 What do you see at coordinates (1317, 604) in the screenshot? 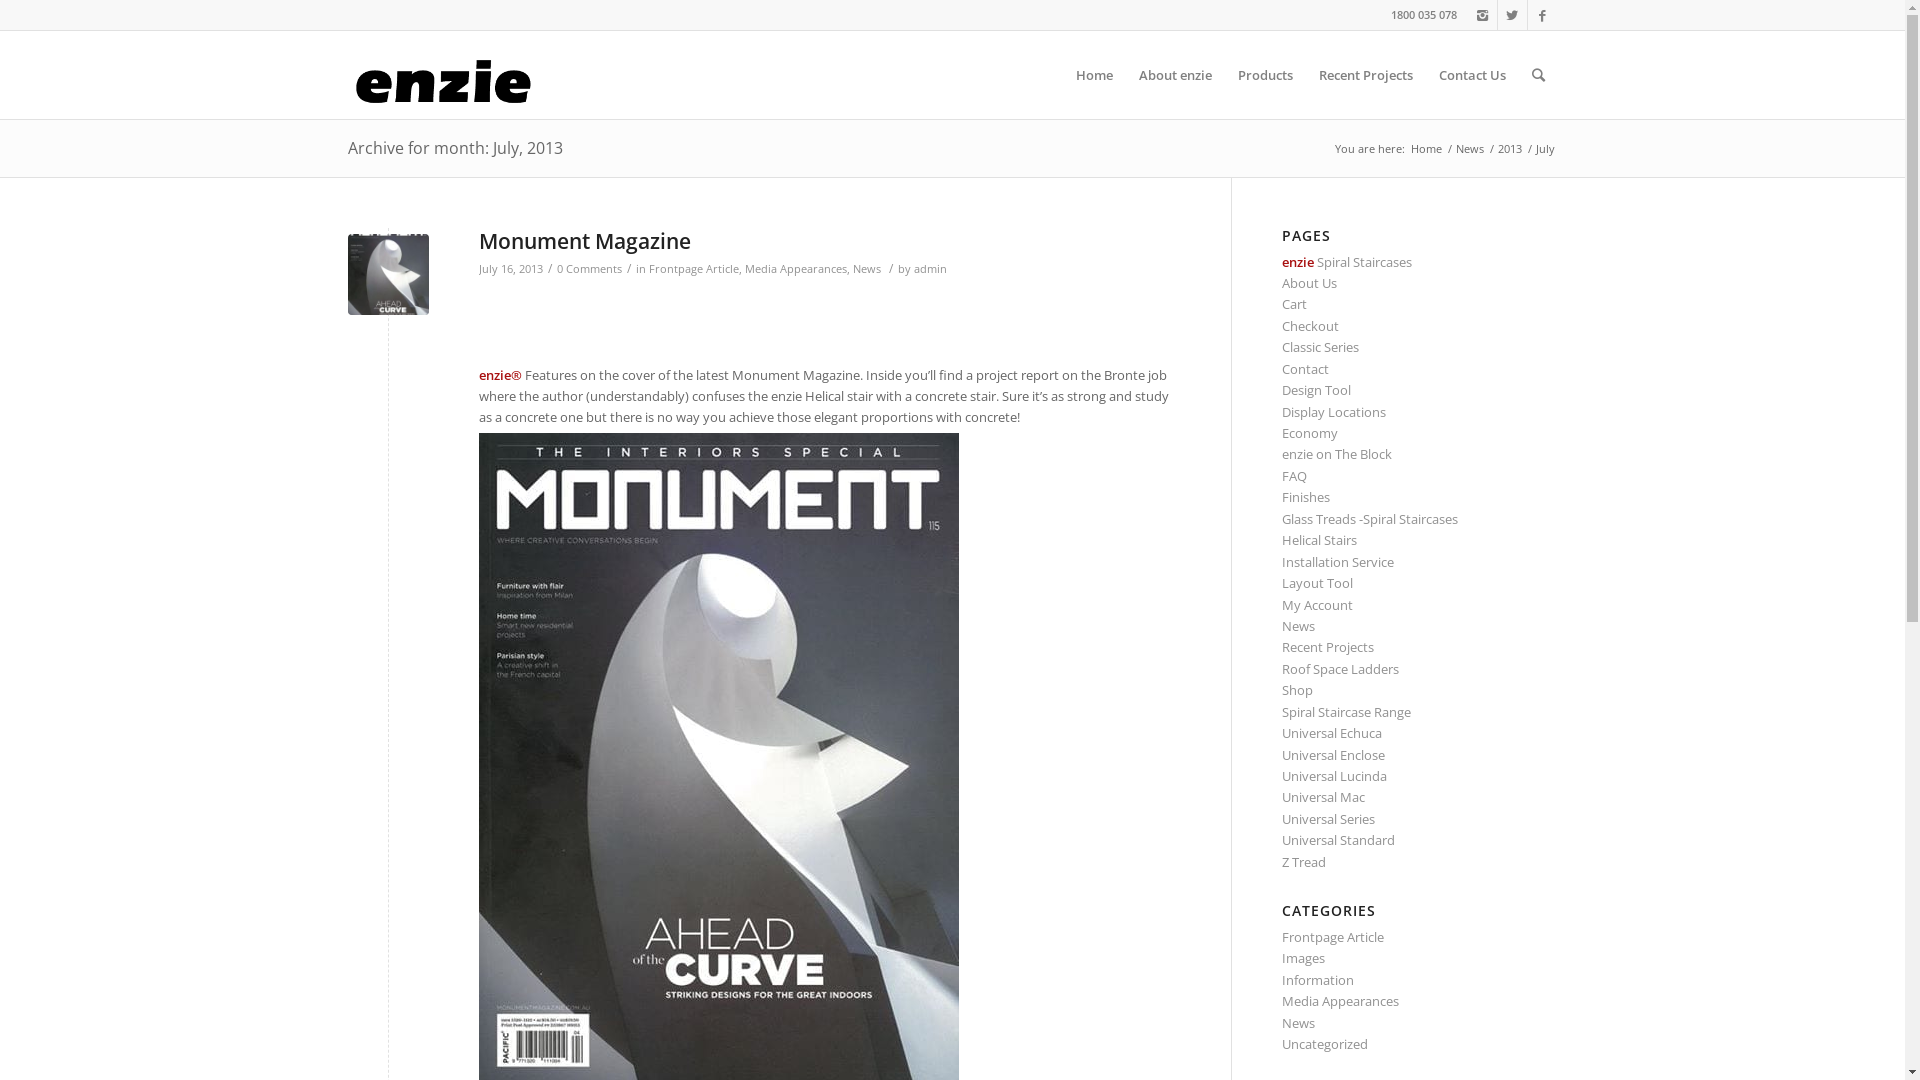
I see `'My Account'` at bounding box center [1317, 604].